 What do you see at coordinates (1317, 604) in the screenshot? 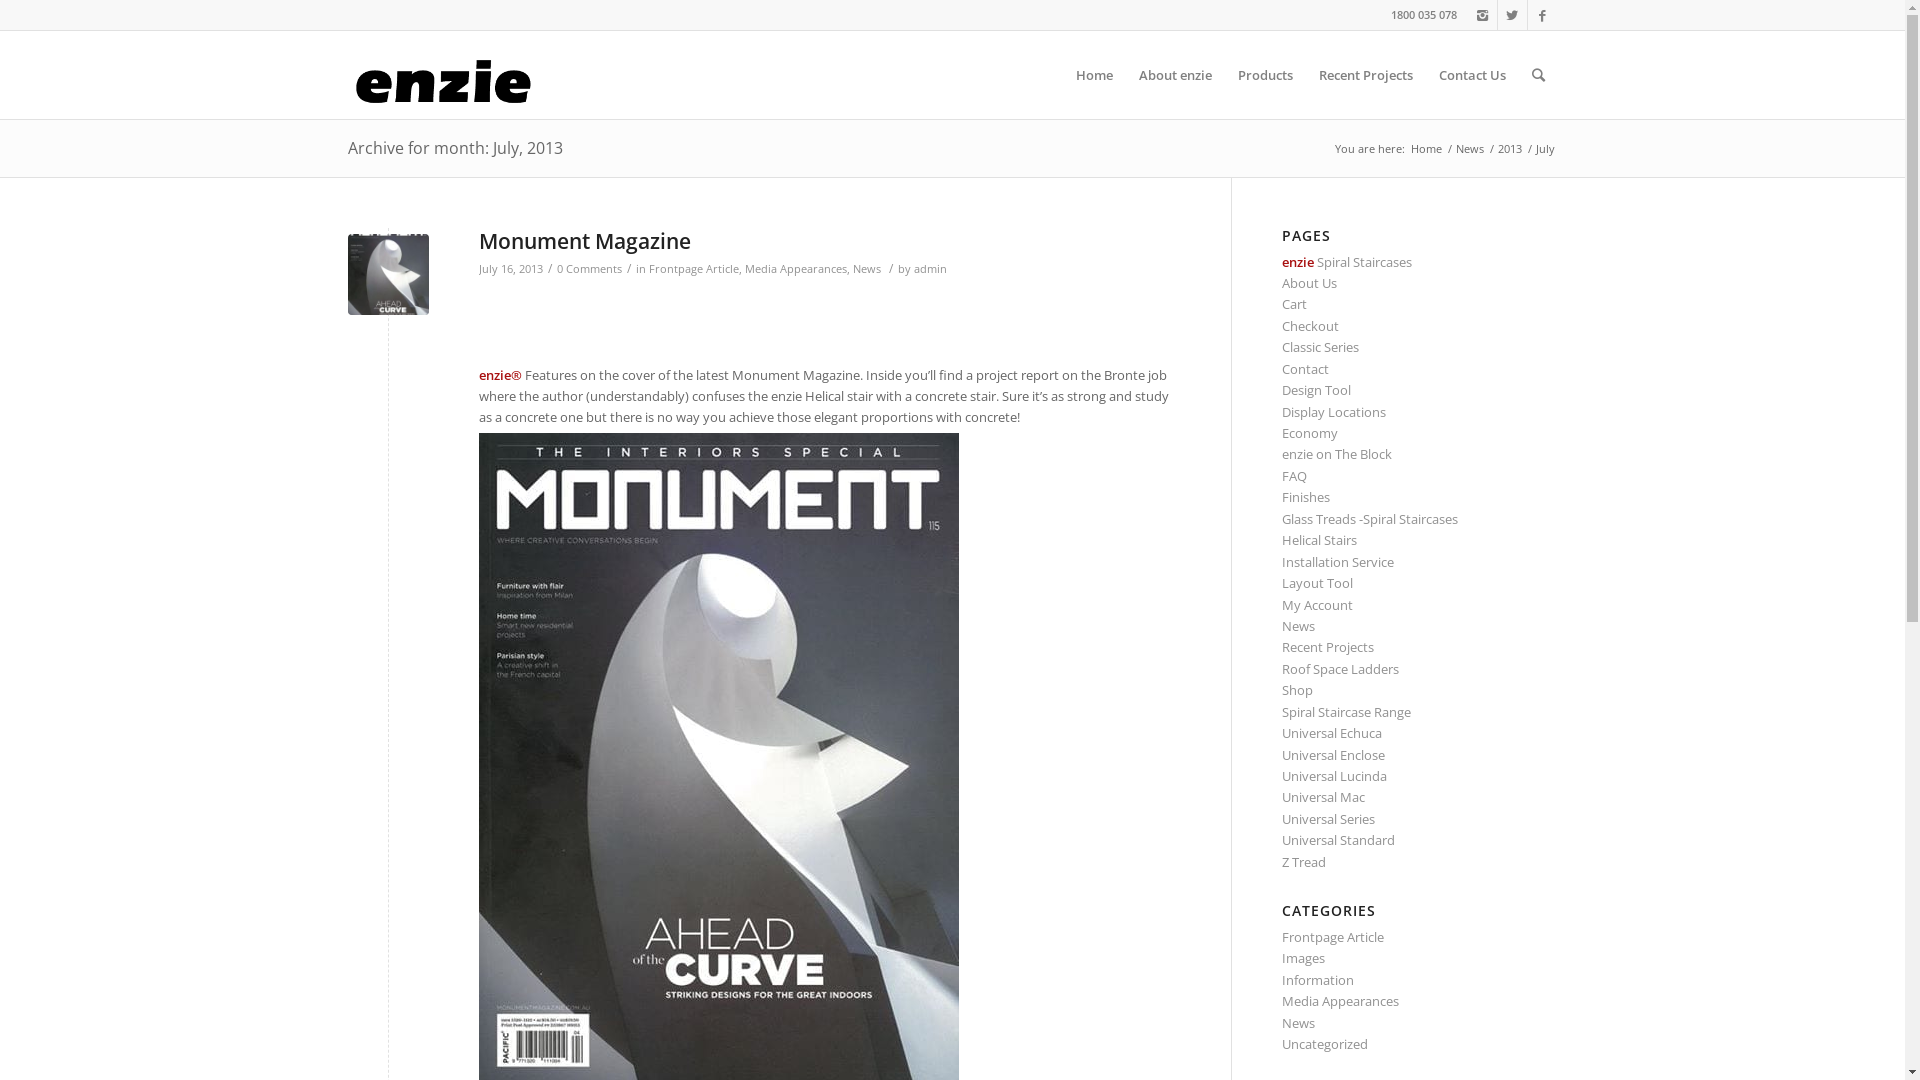
I see `'My Account'` at bounding box center [1317, 604].